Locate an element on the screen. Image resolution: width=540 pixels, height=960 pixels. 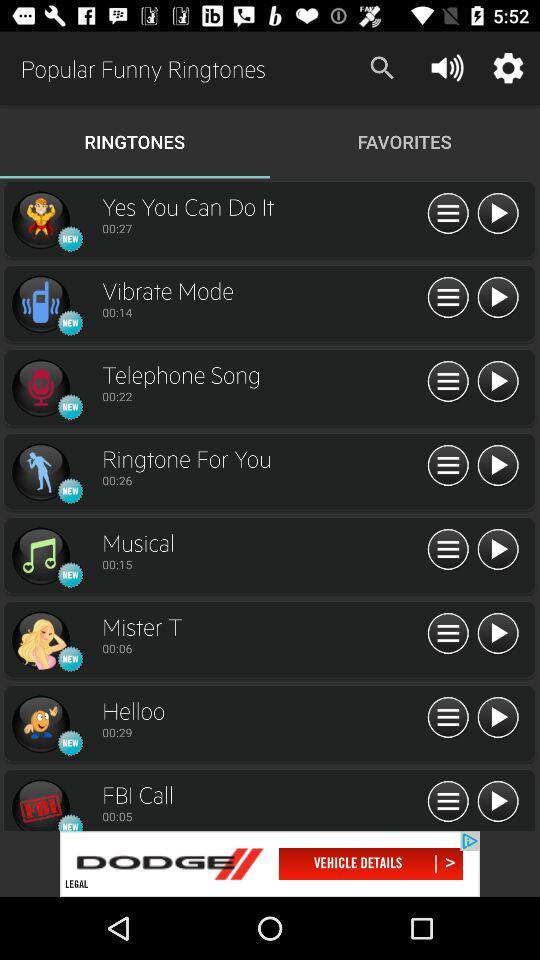
info about musical ringtones is located at coordinates (448, 550).